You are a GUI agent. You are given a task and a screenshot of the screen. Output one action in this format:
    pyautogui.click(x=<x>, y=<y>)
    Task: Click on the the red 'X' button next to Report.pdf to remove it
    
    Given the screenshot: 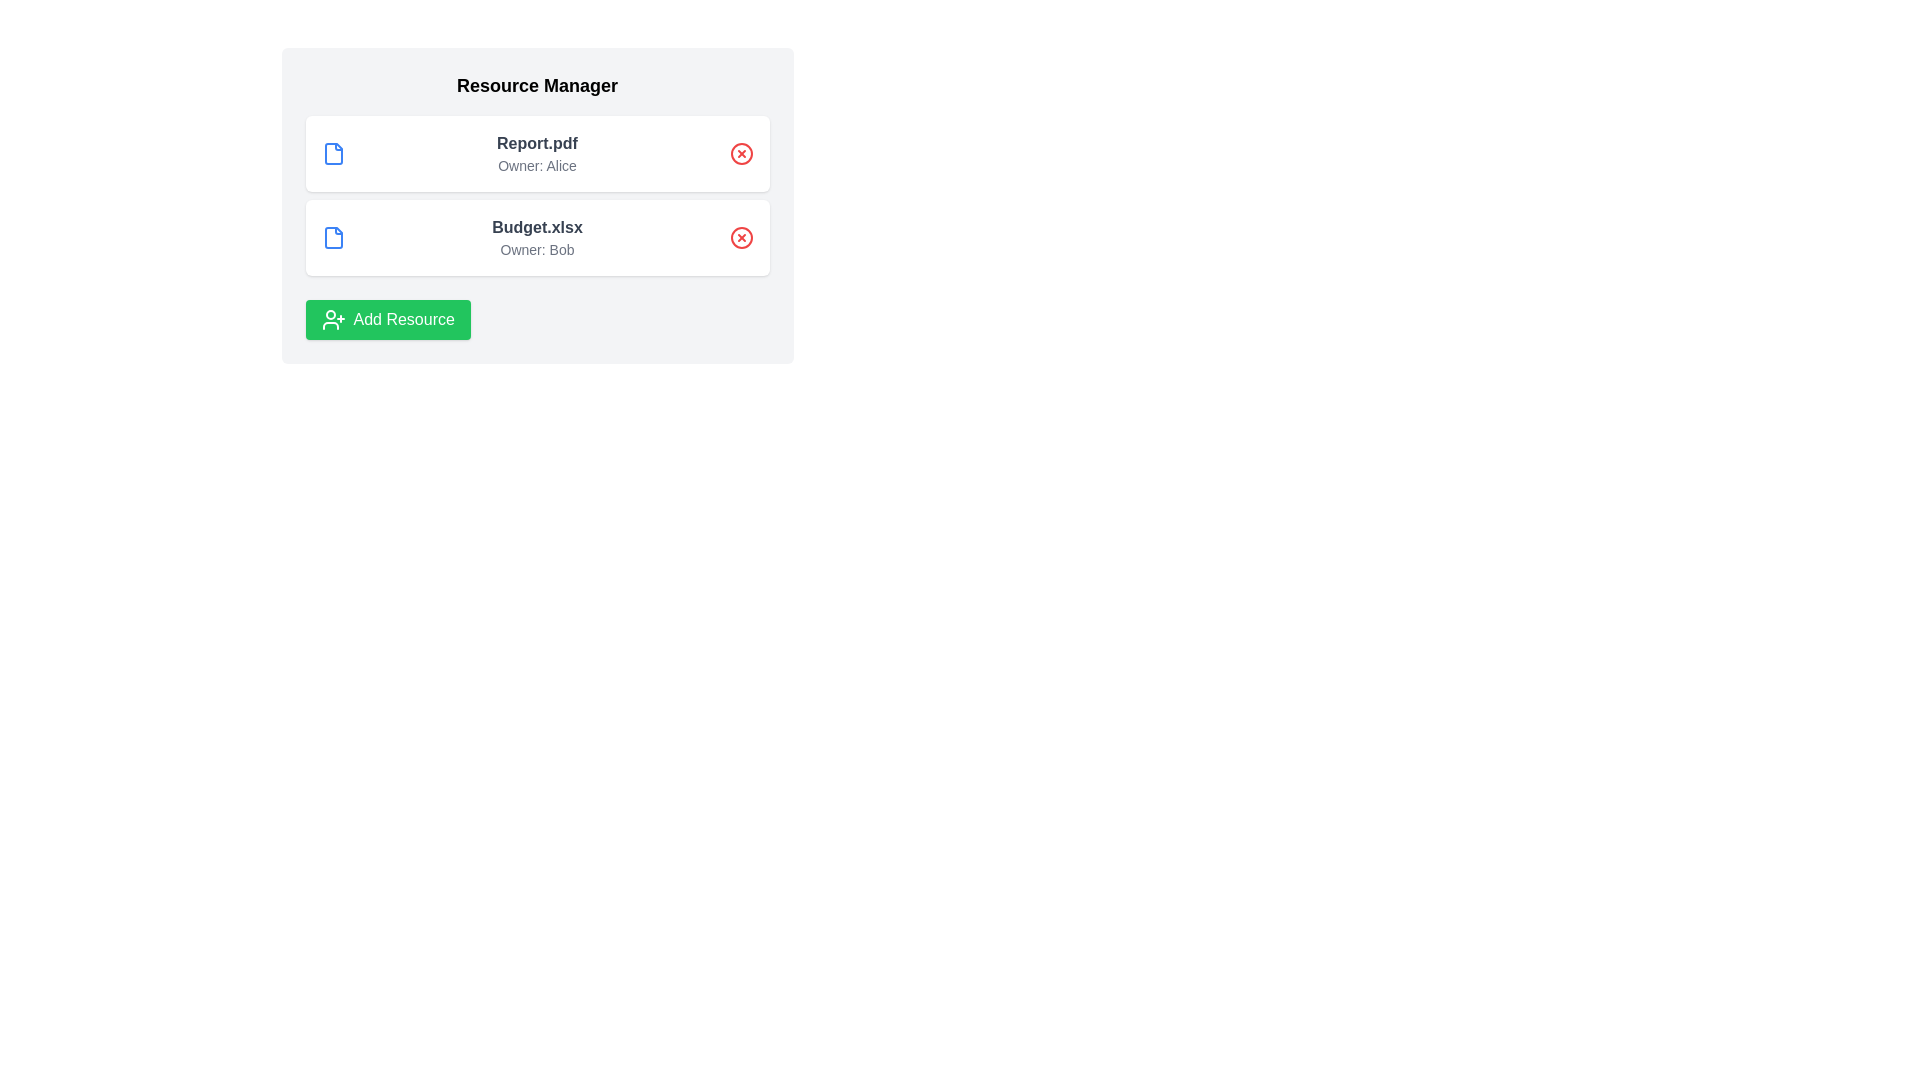 What is the action you would take?
    pyautogui.click(x=740, y=153)
    